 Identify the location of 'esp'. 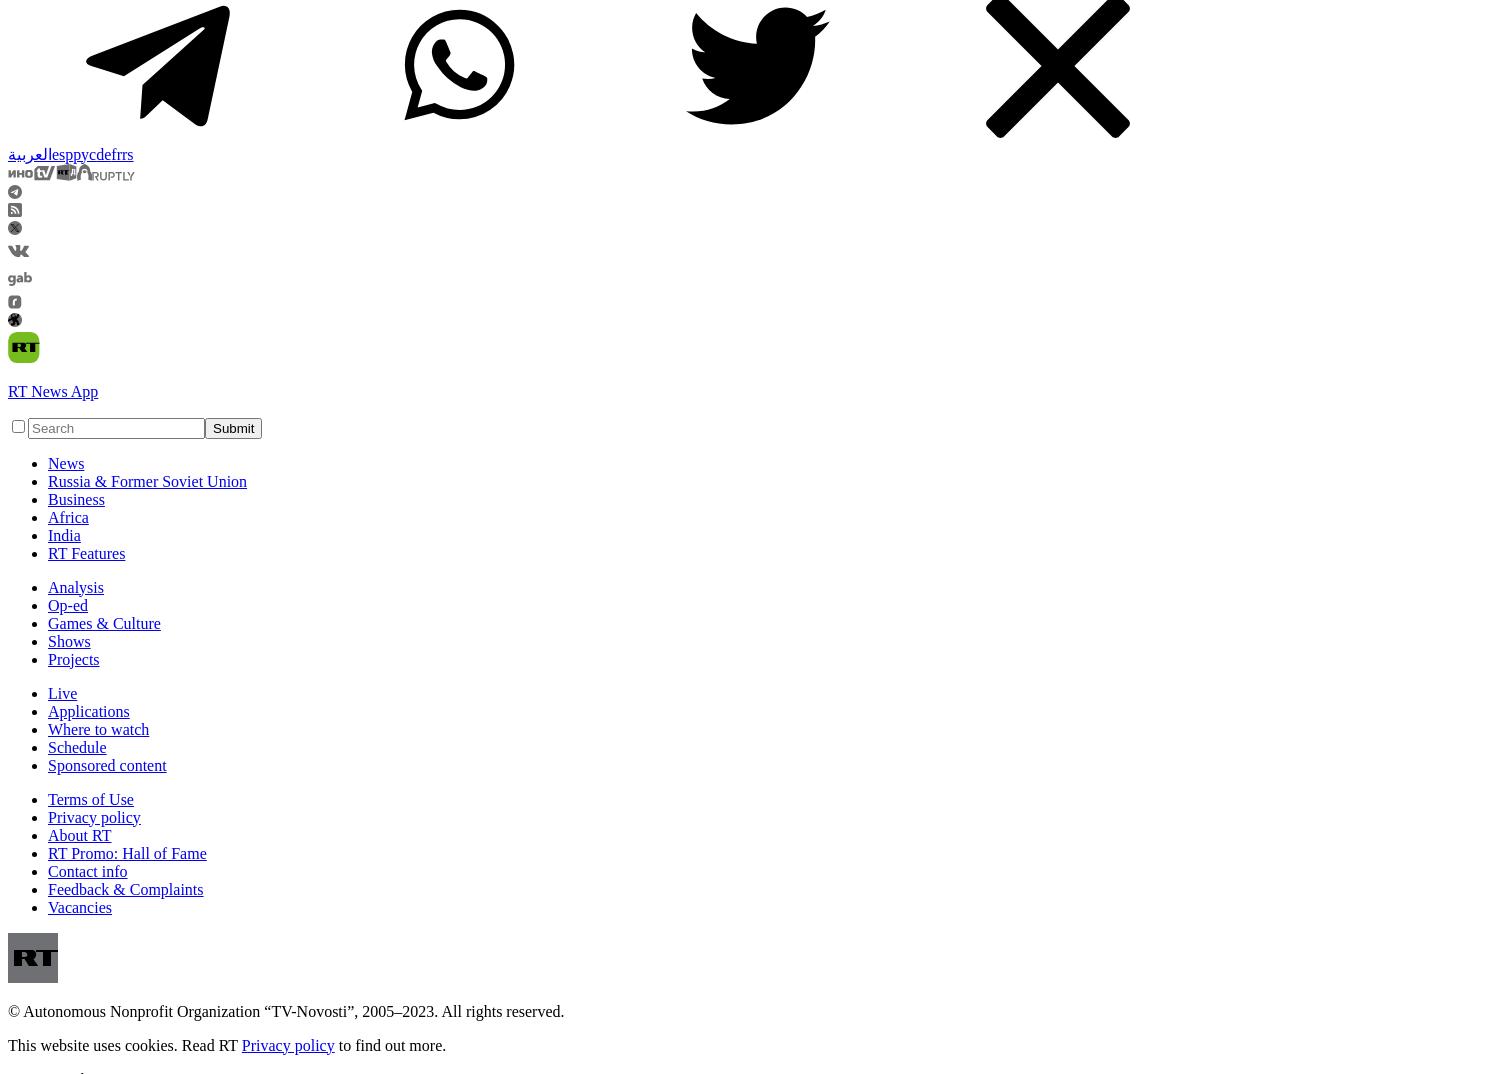
(62, 152).